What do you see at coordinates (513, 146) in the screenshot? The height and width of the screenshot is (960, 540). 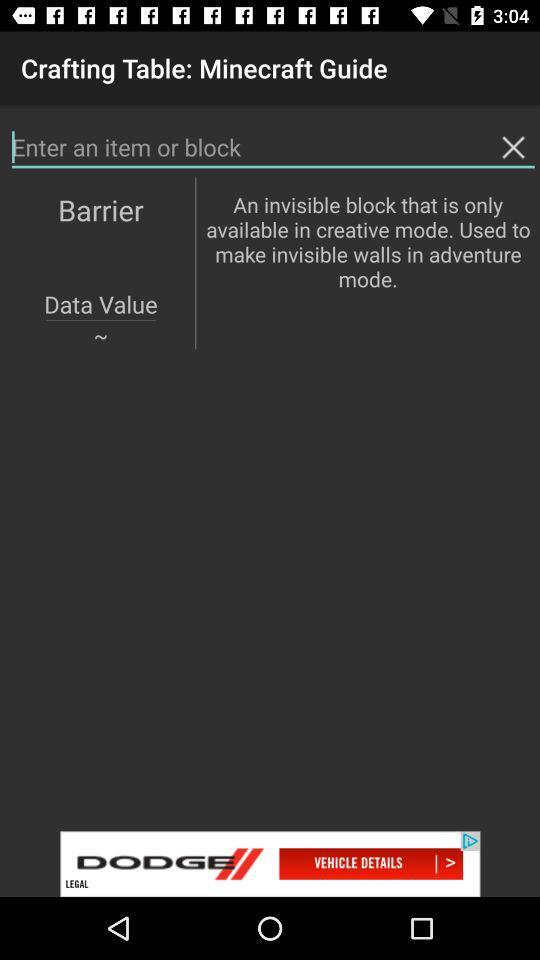 I see `clear` at bounding box center [513, 146].